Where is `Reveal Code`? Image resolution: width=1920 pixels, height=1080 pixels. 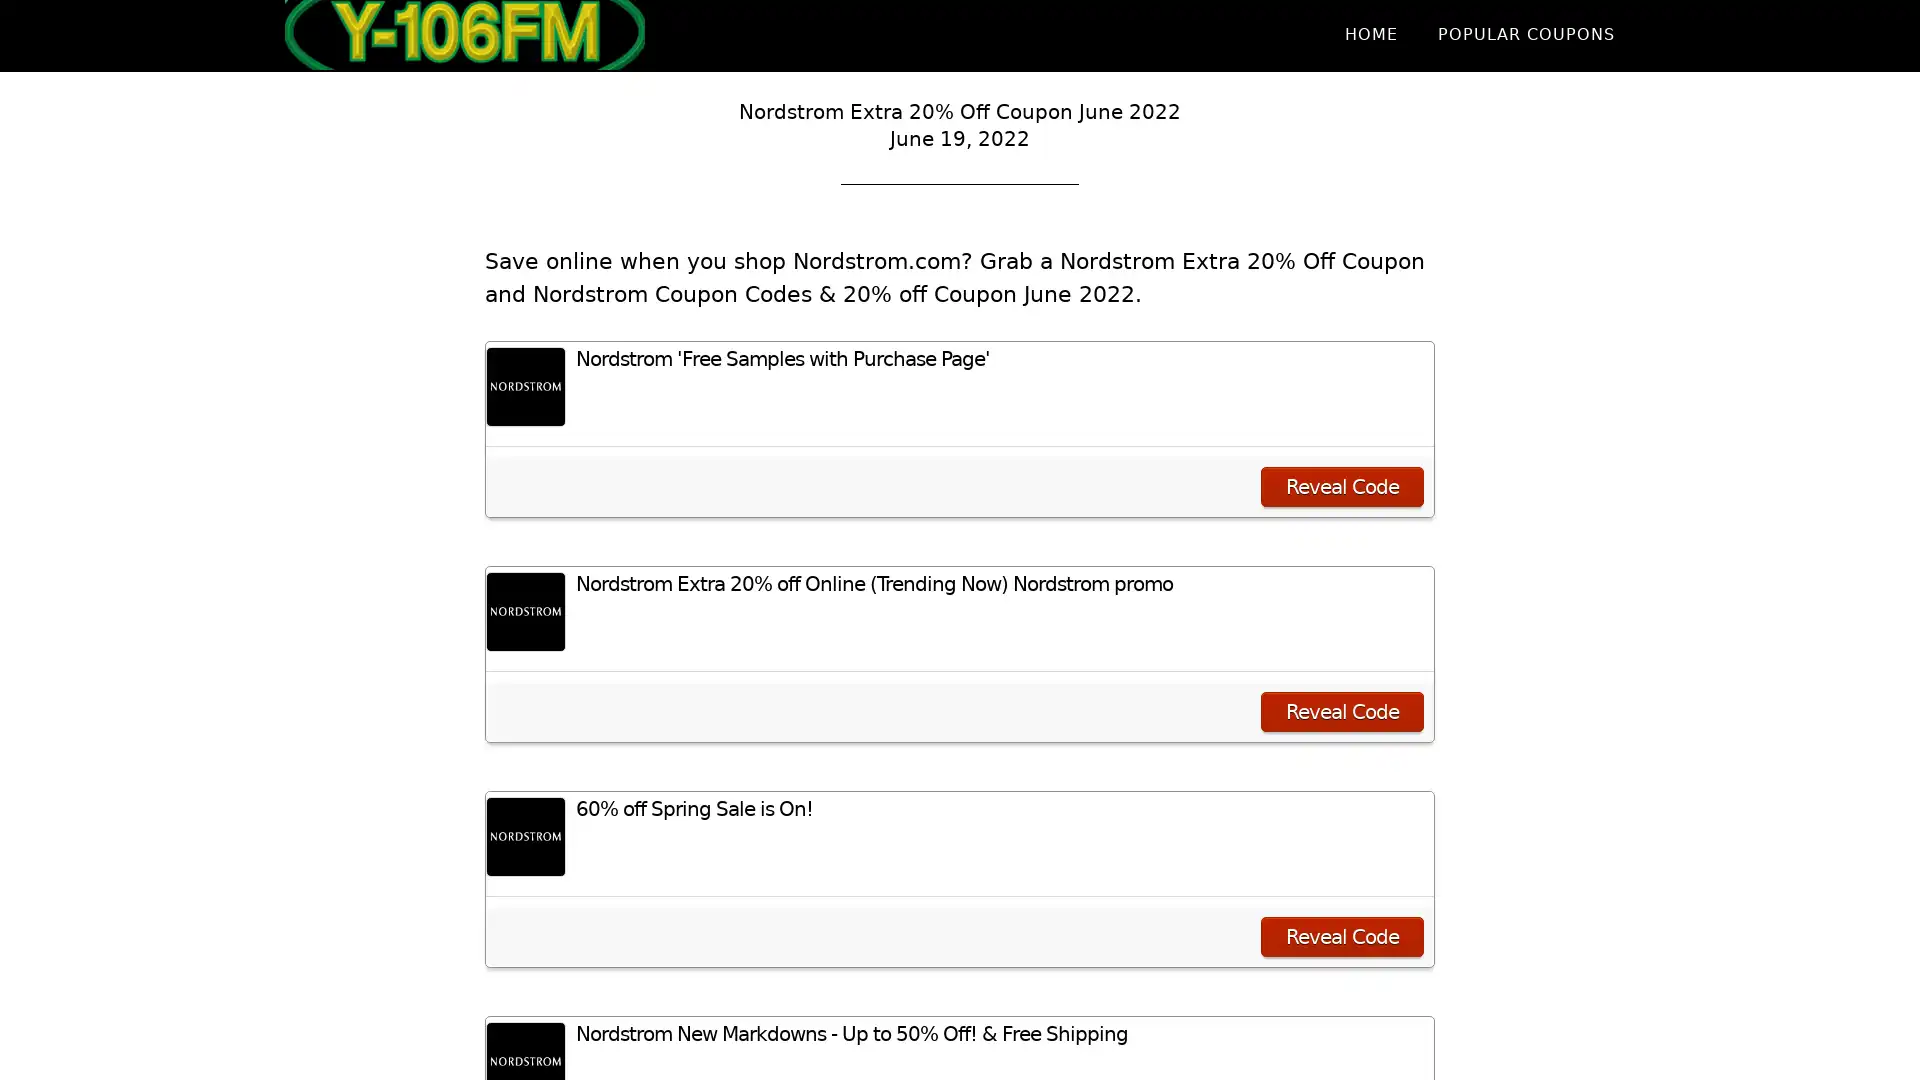 Reveal Code is located at coordinates (1342, 486).